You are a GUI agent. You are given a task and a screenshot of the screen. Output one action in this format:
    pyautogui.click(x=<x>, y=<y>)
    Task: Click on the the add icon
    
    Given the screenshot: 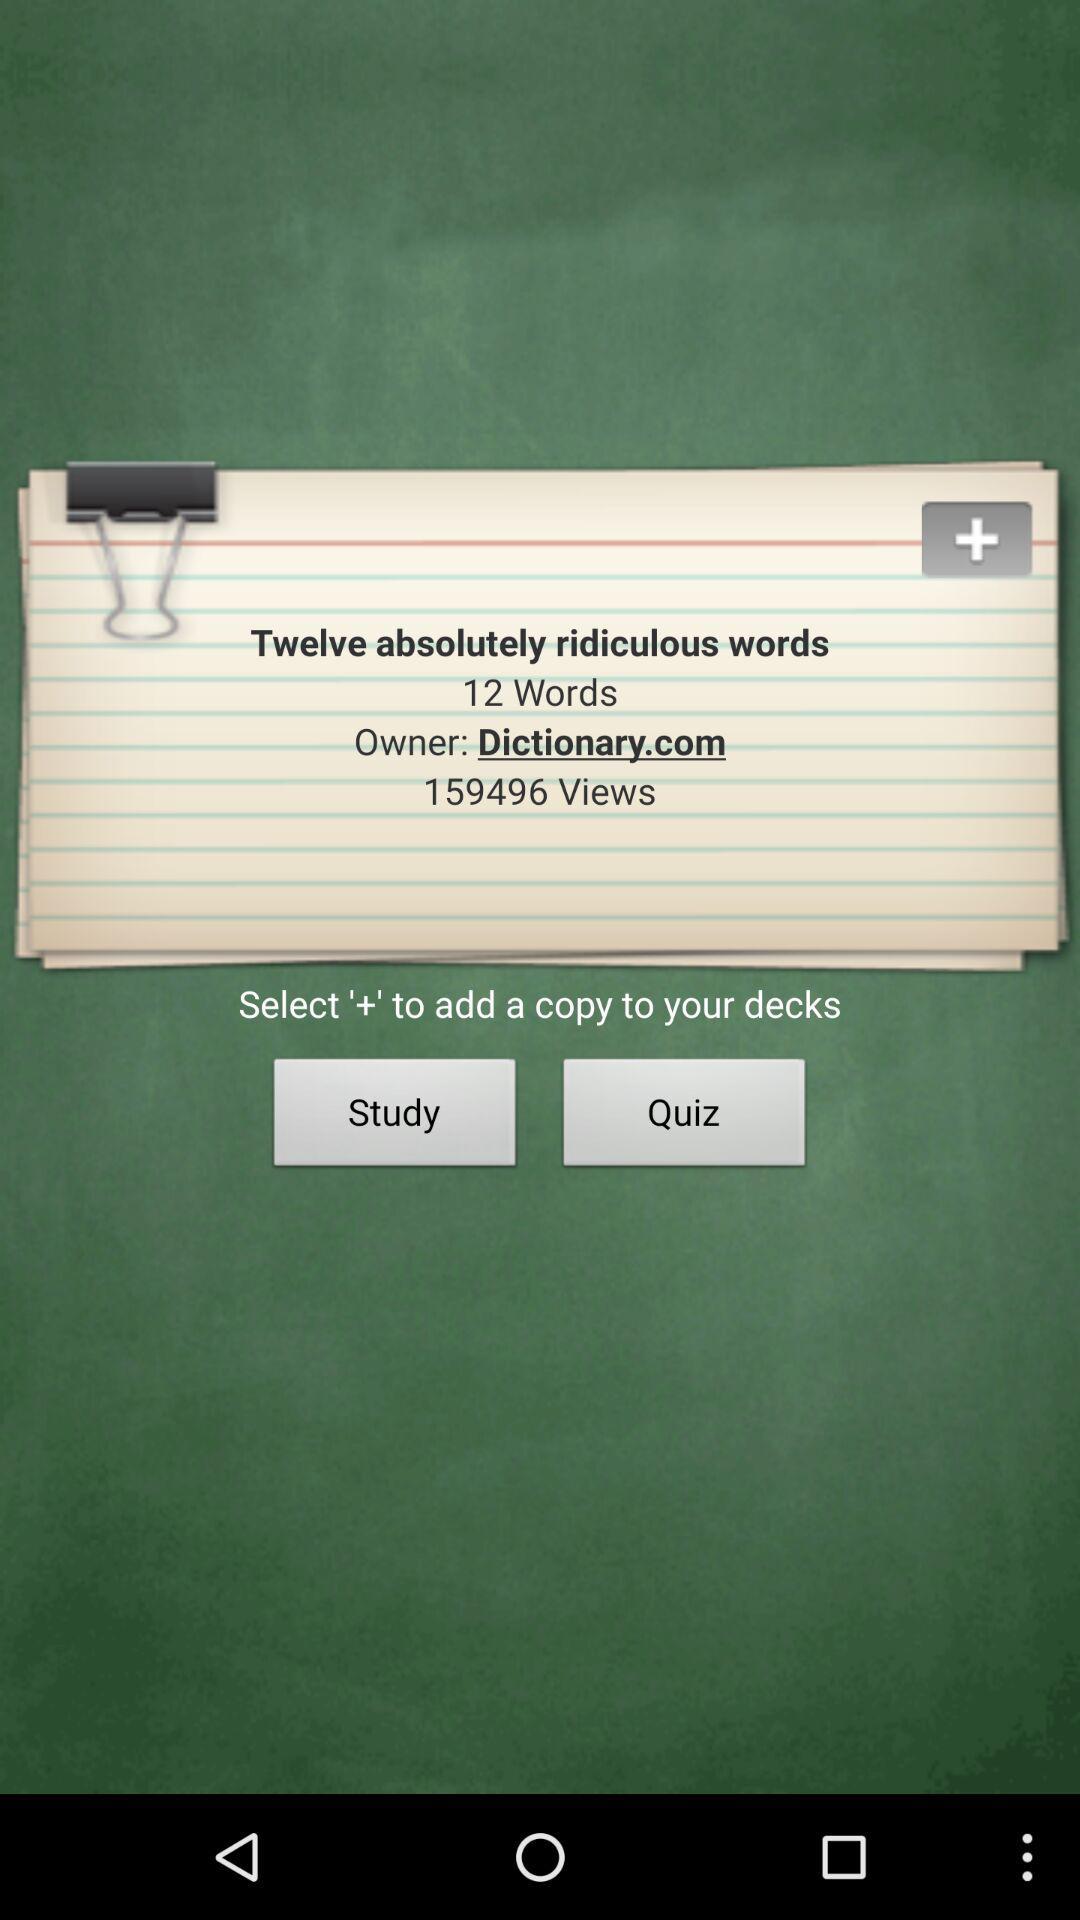 What is the action you would take?
    pyautogui.click(x=1000, y=552)
    